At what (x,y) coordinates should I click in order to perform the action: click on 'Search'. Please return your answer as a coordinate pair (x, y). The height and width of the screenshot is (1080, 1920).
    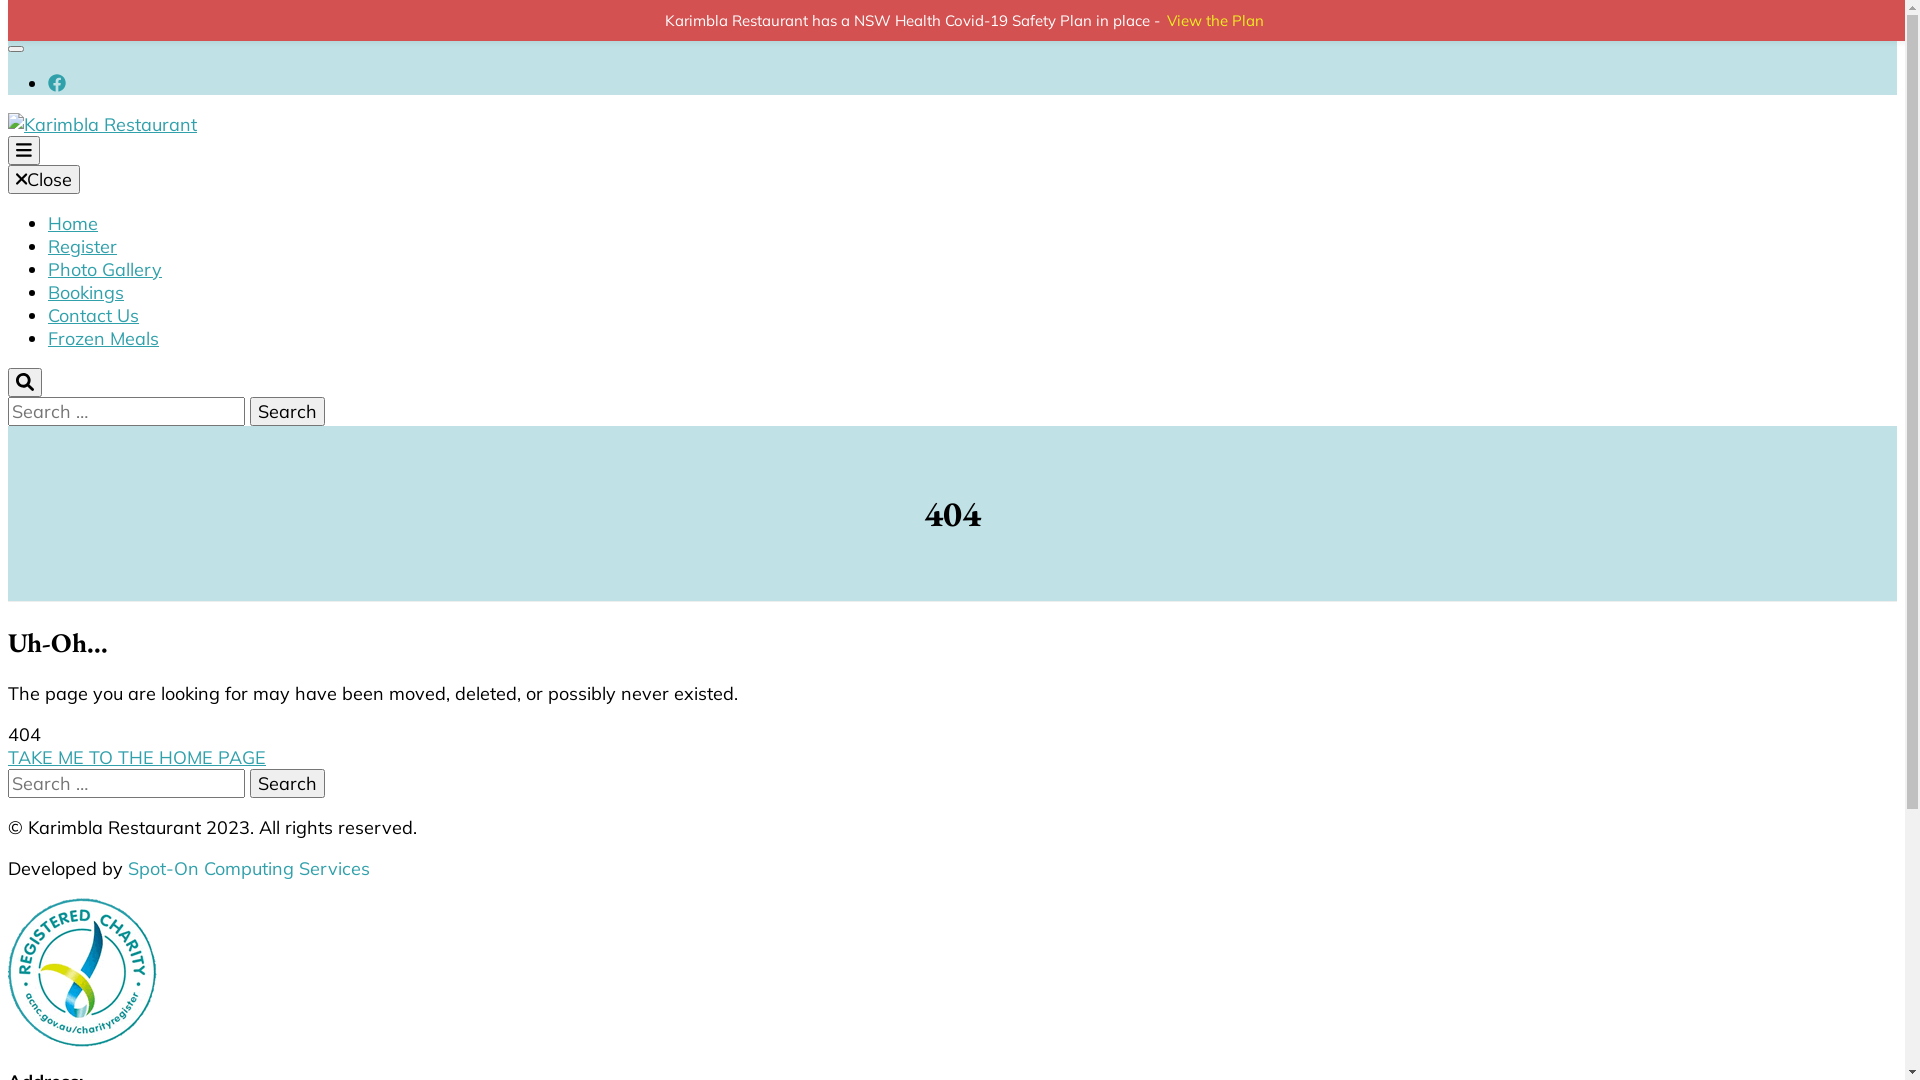
    Looking at the image, I should click on (286, 410).